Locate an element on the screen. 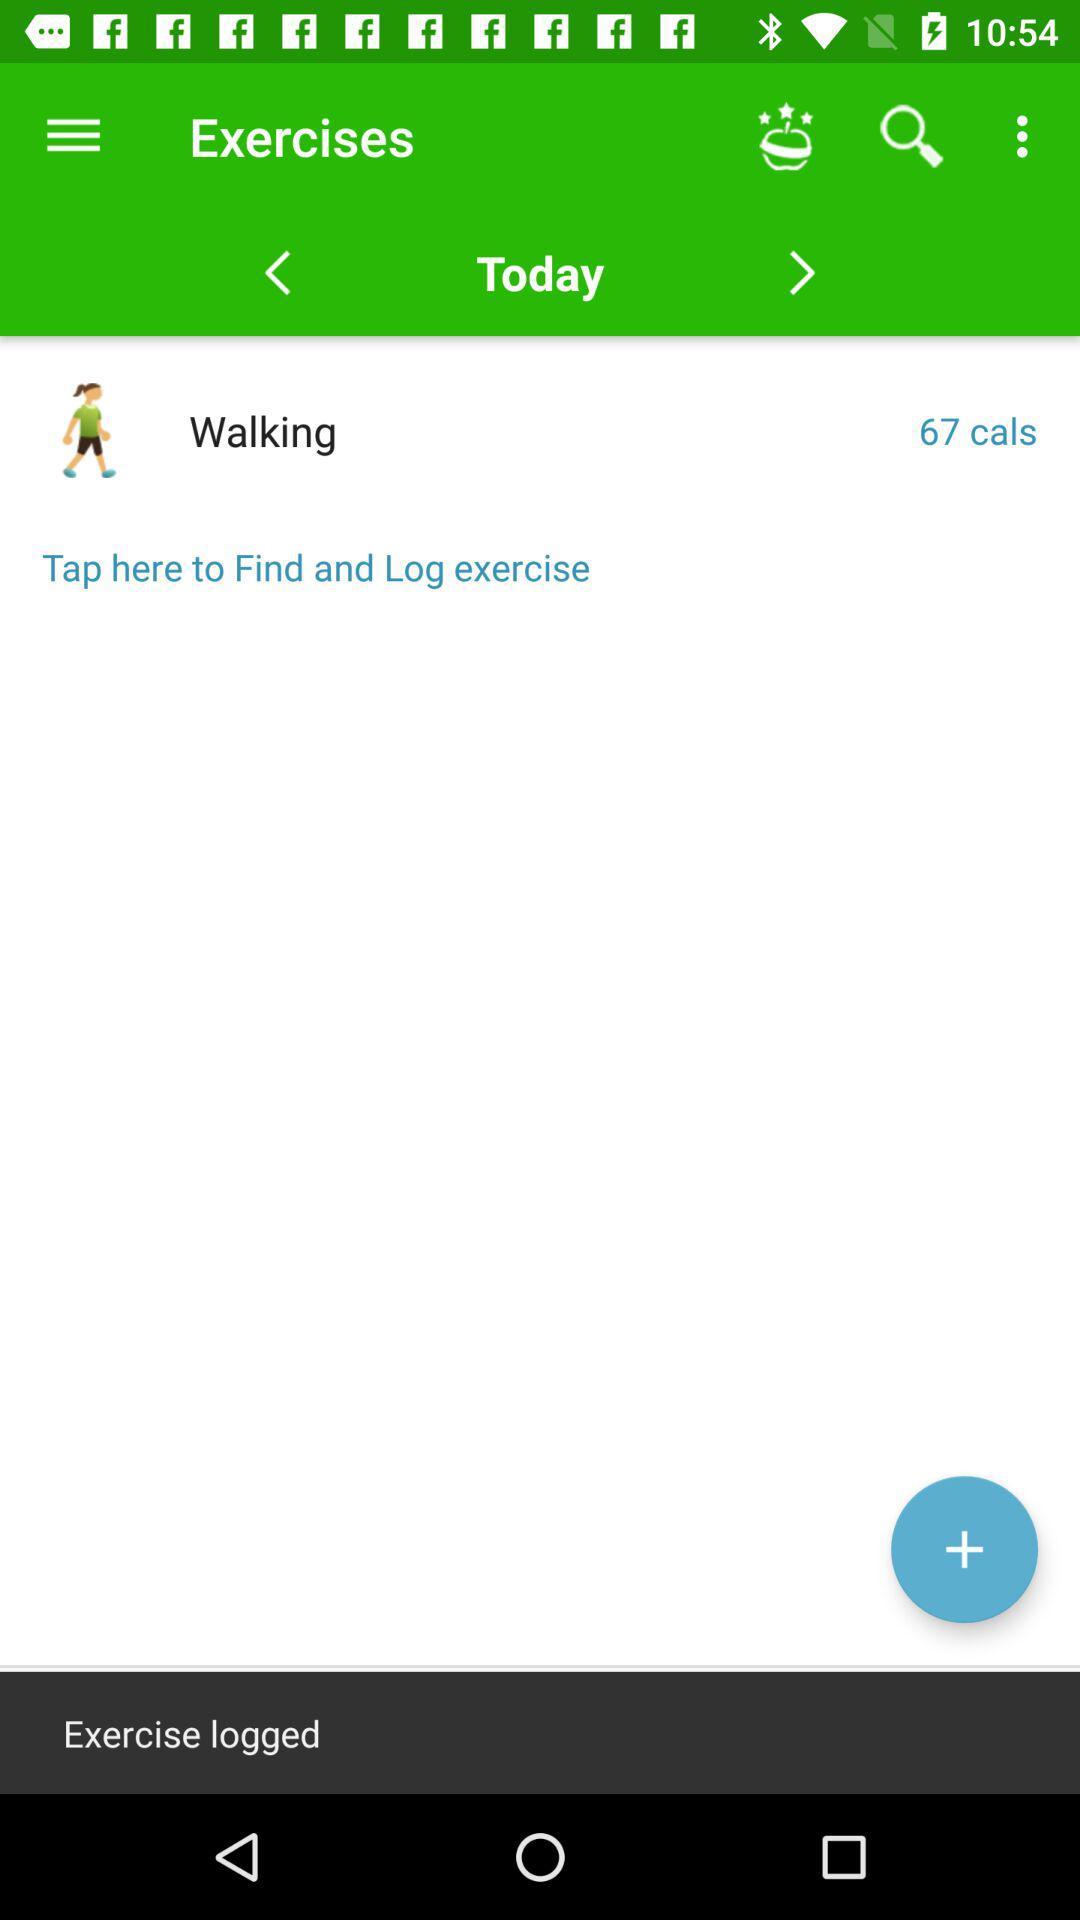 This screenshot has width=1080, height=1920. the add icon is located at coordinates (963, 1548).